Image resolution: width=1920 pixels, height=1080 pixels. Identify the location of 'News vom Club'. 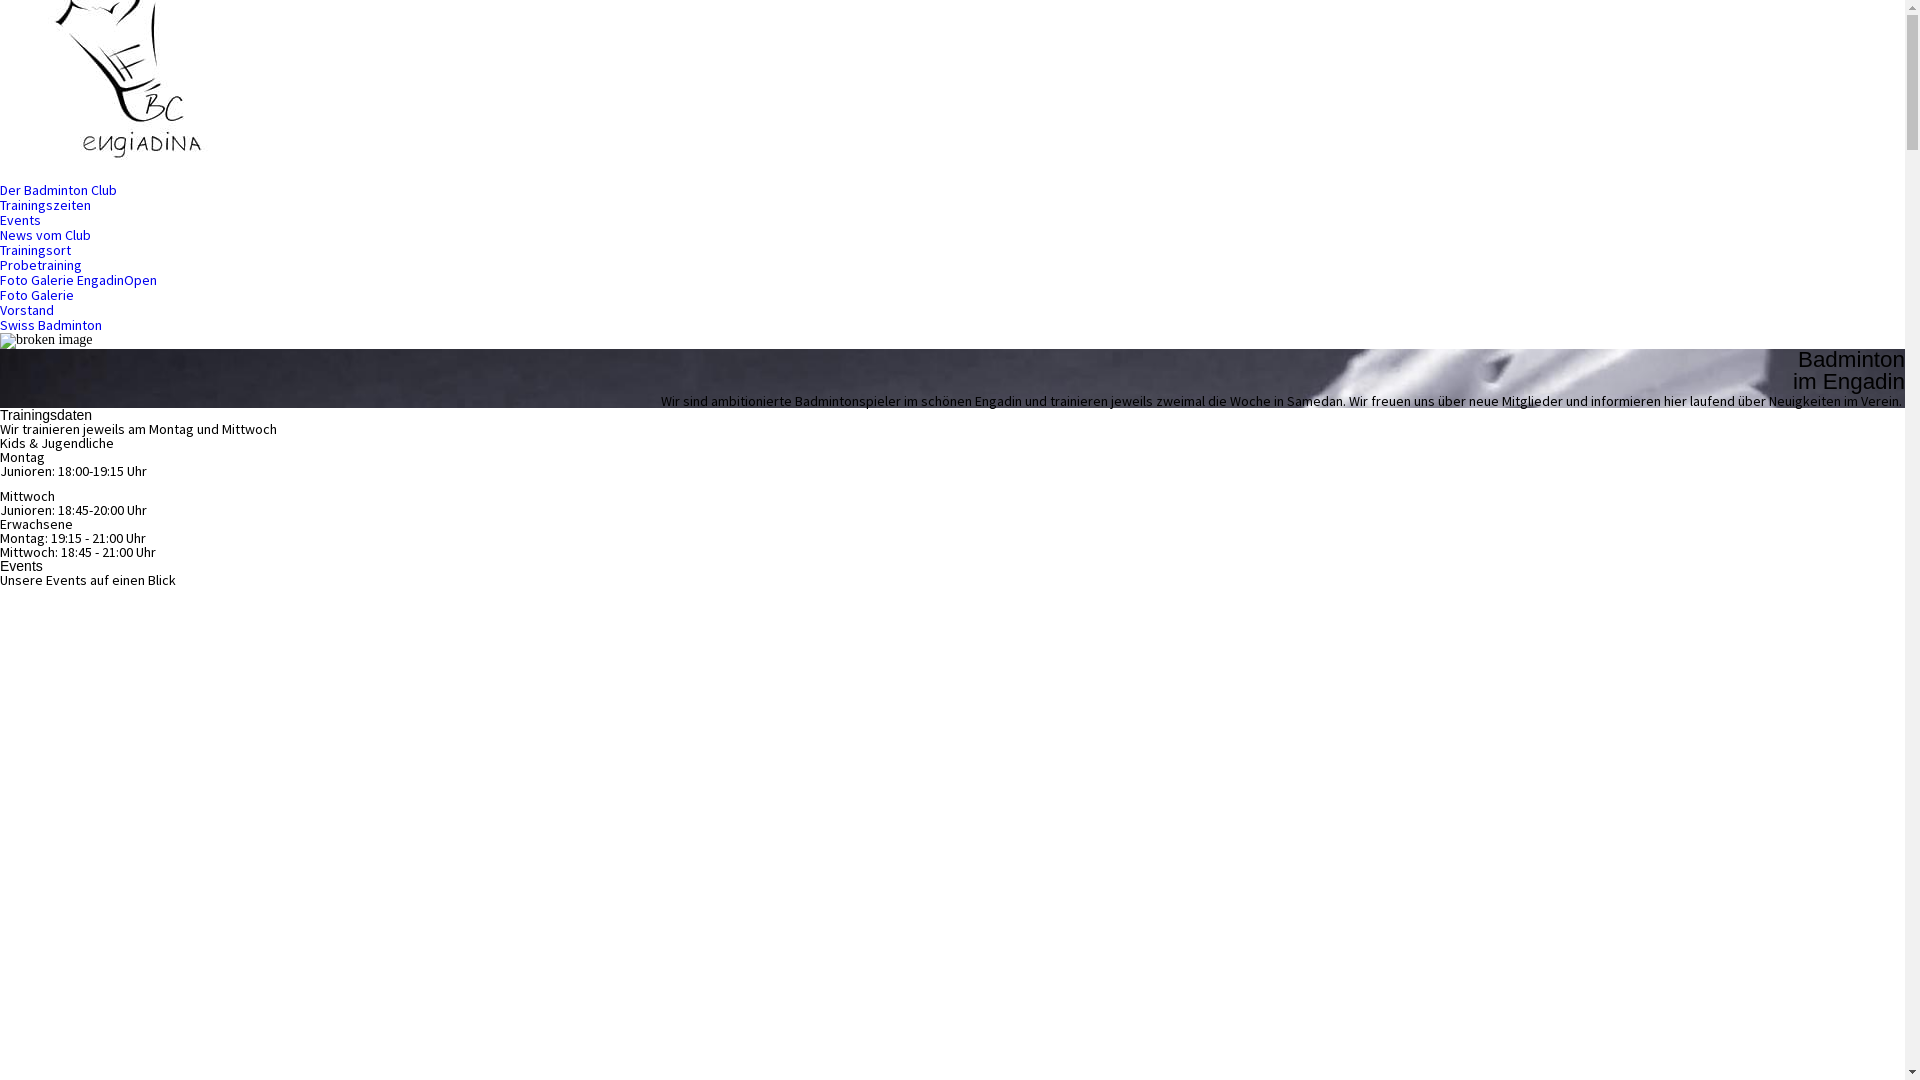
(45, 234).